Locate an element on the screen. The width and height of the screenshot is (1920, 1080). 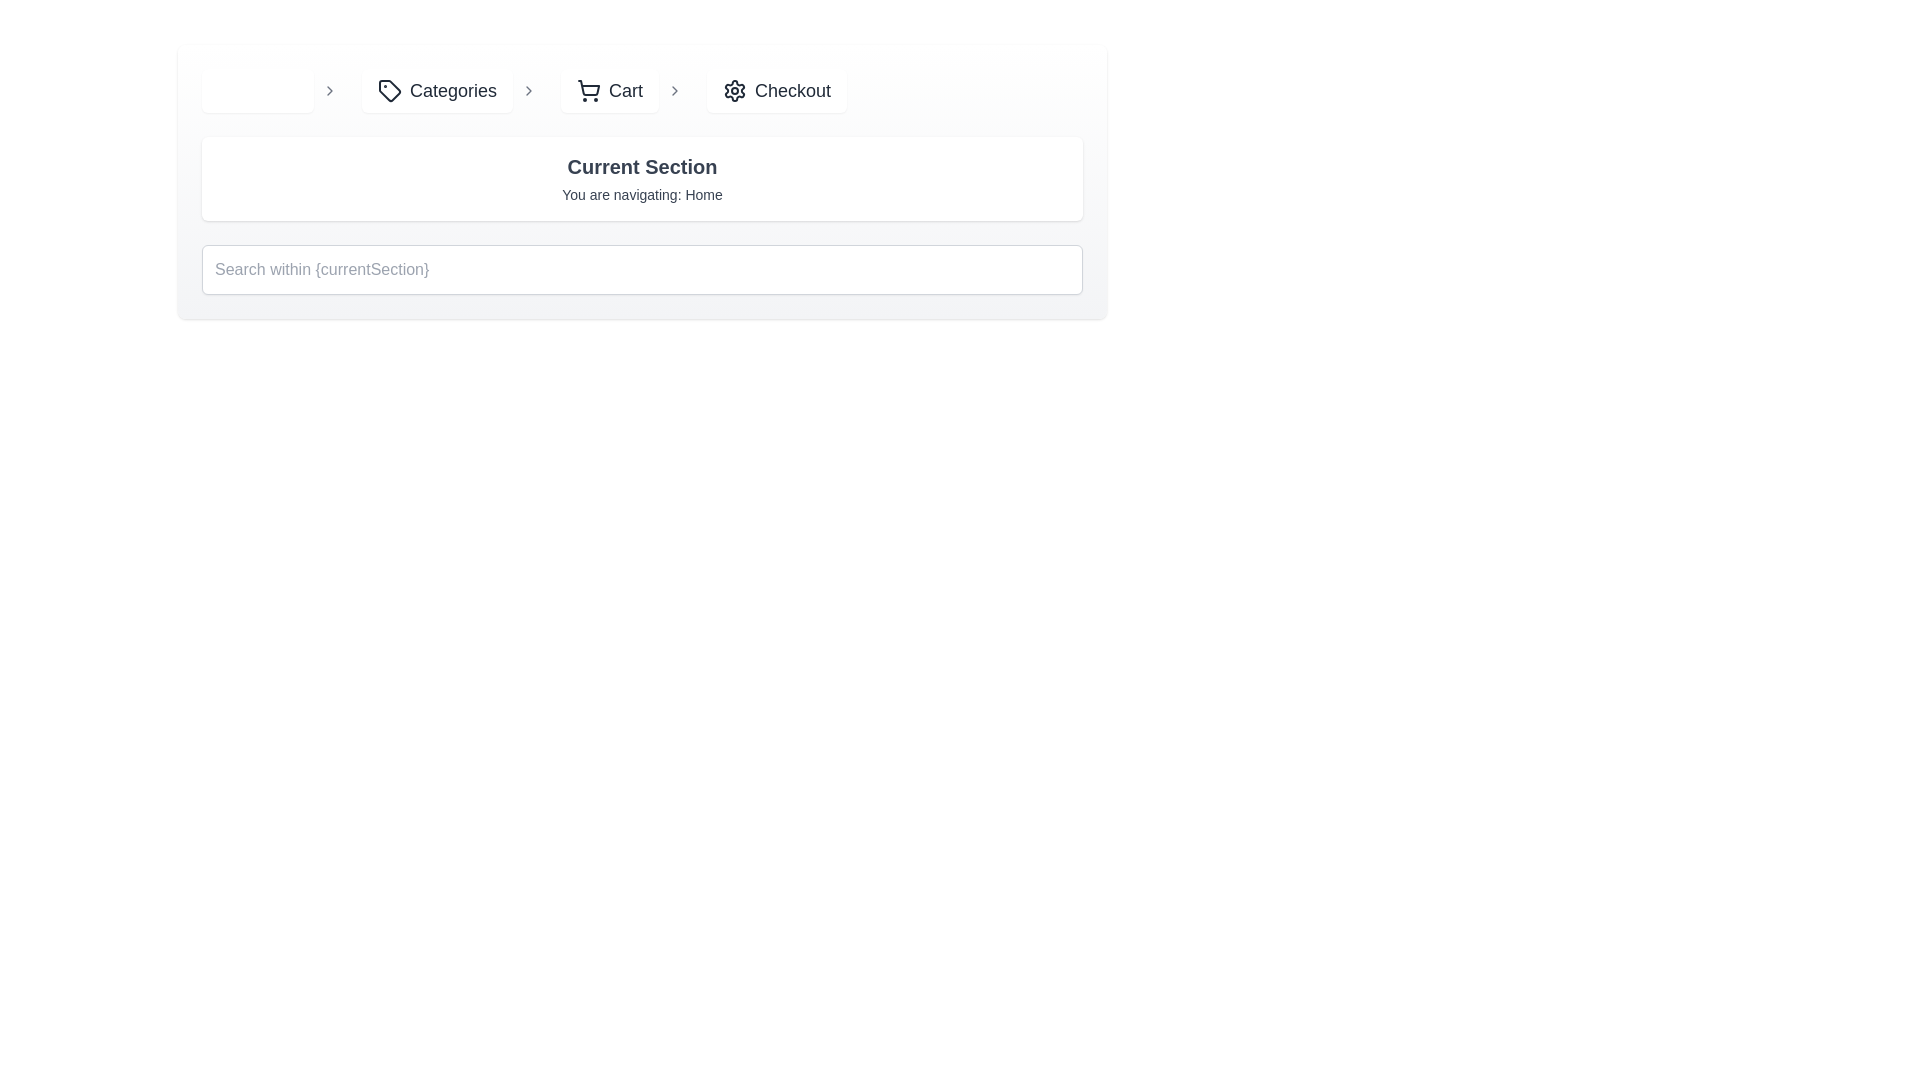
the navigation button that redirects to the 'Categories' page, positioned second in the list after 'Home' and before 'Cart' is located at coordinates (452, 91).